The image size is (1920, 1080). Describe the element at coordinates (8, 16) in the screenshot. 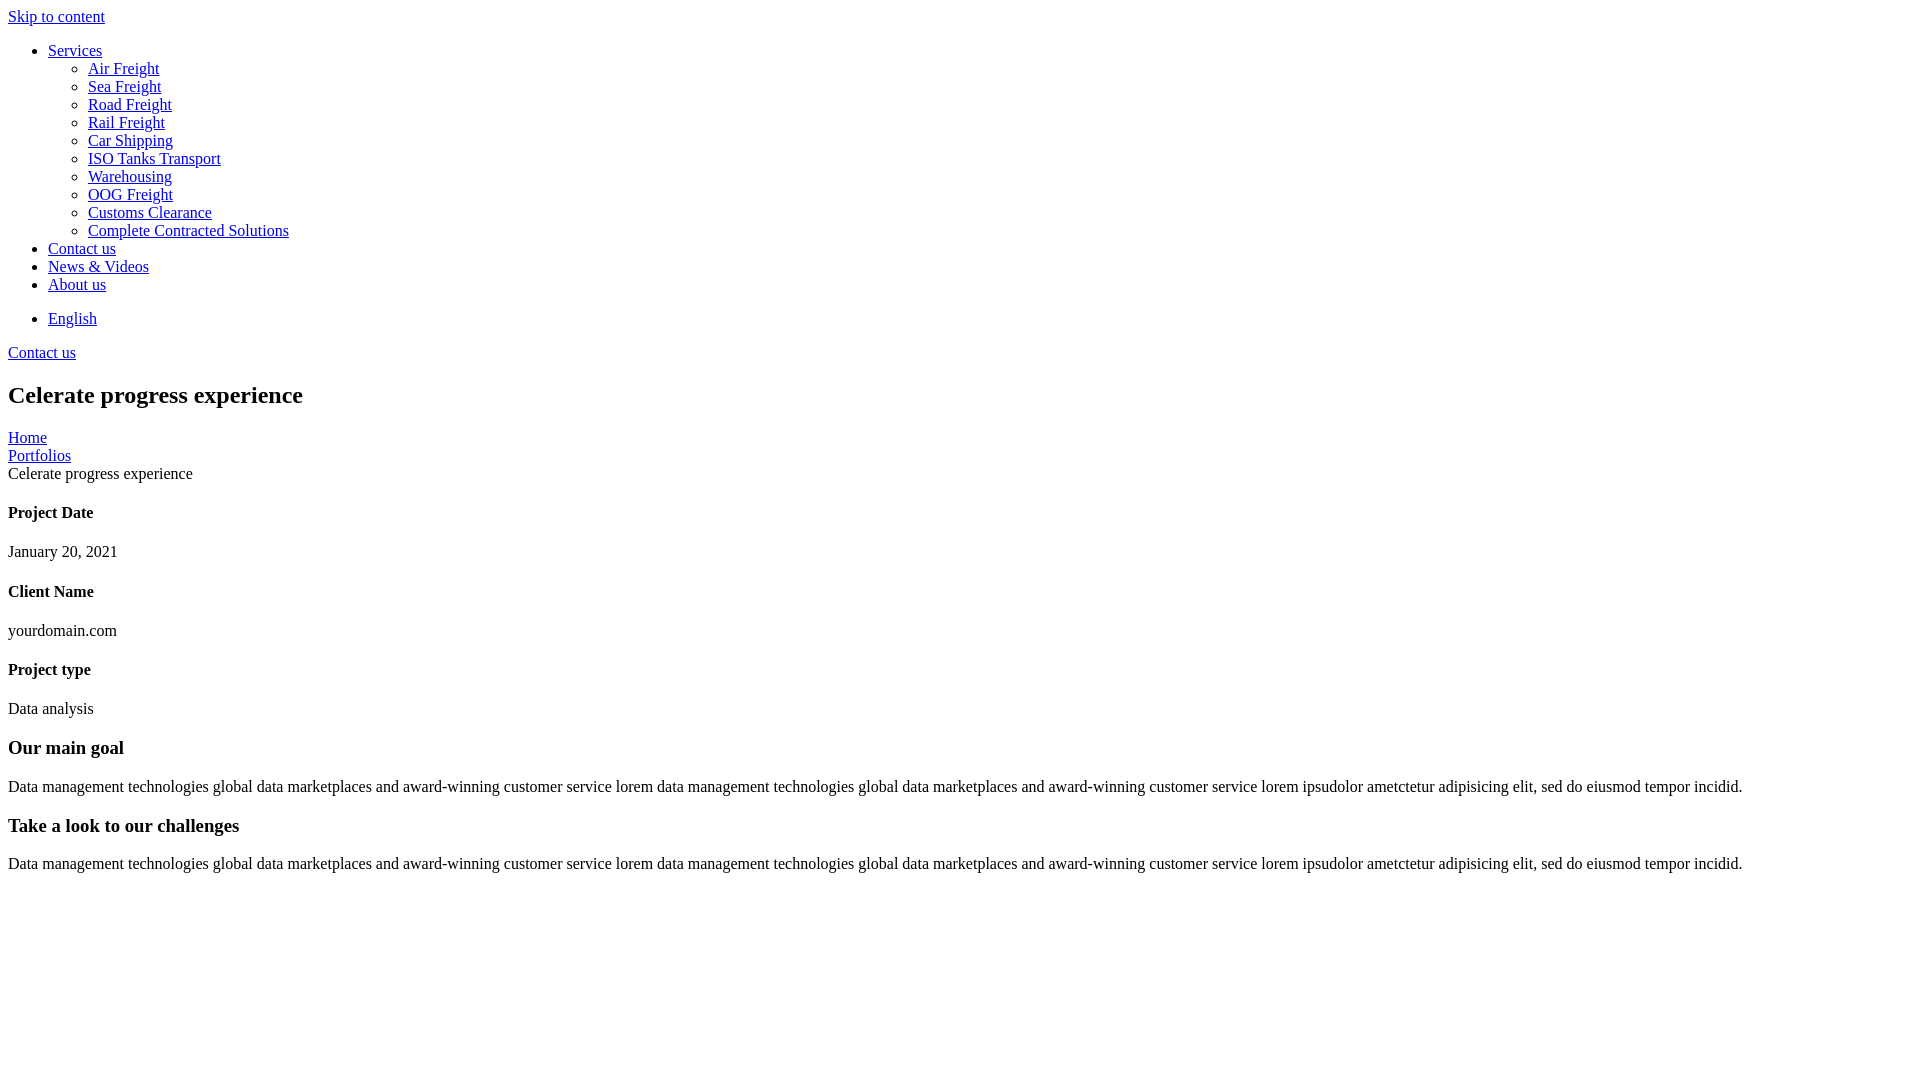

I see `'Skip to content'` at that location.